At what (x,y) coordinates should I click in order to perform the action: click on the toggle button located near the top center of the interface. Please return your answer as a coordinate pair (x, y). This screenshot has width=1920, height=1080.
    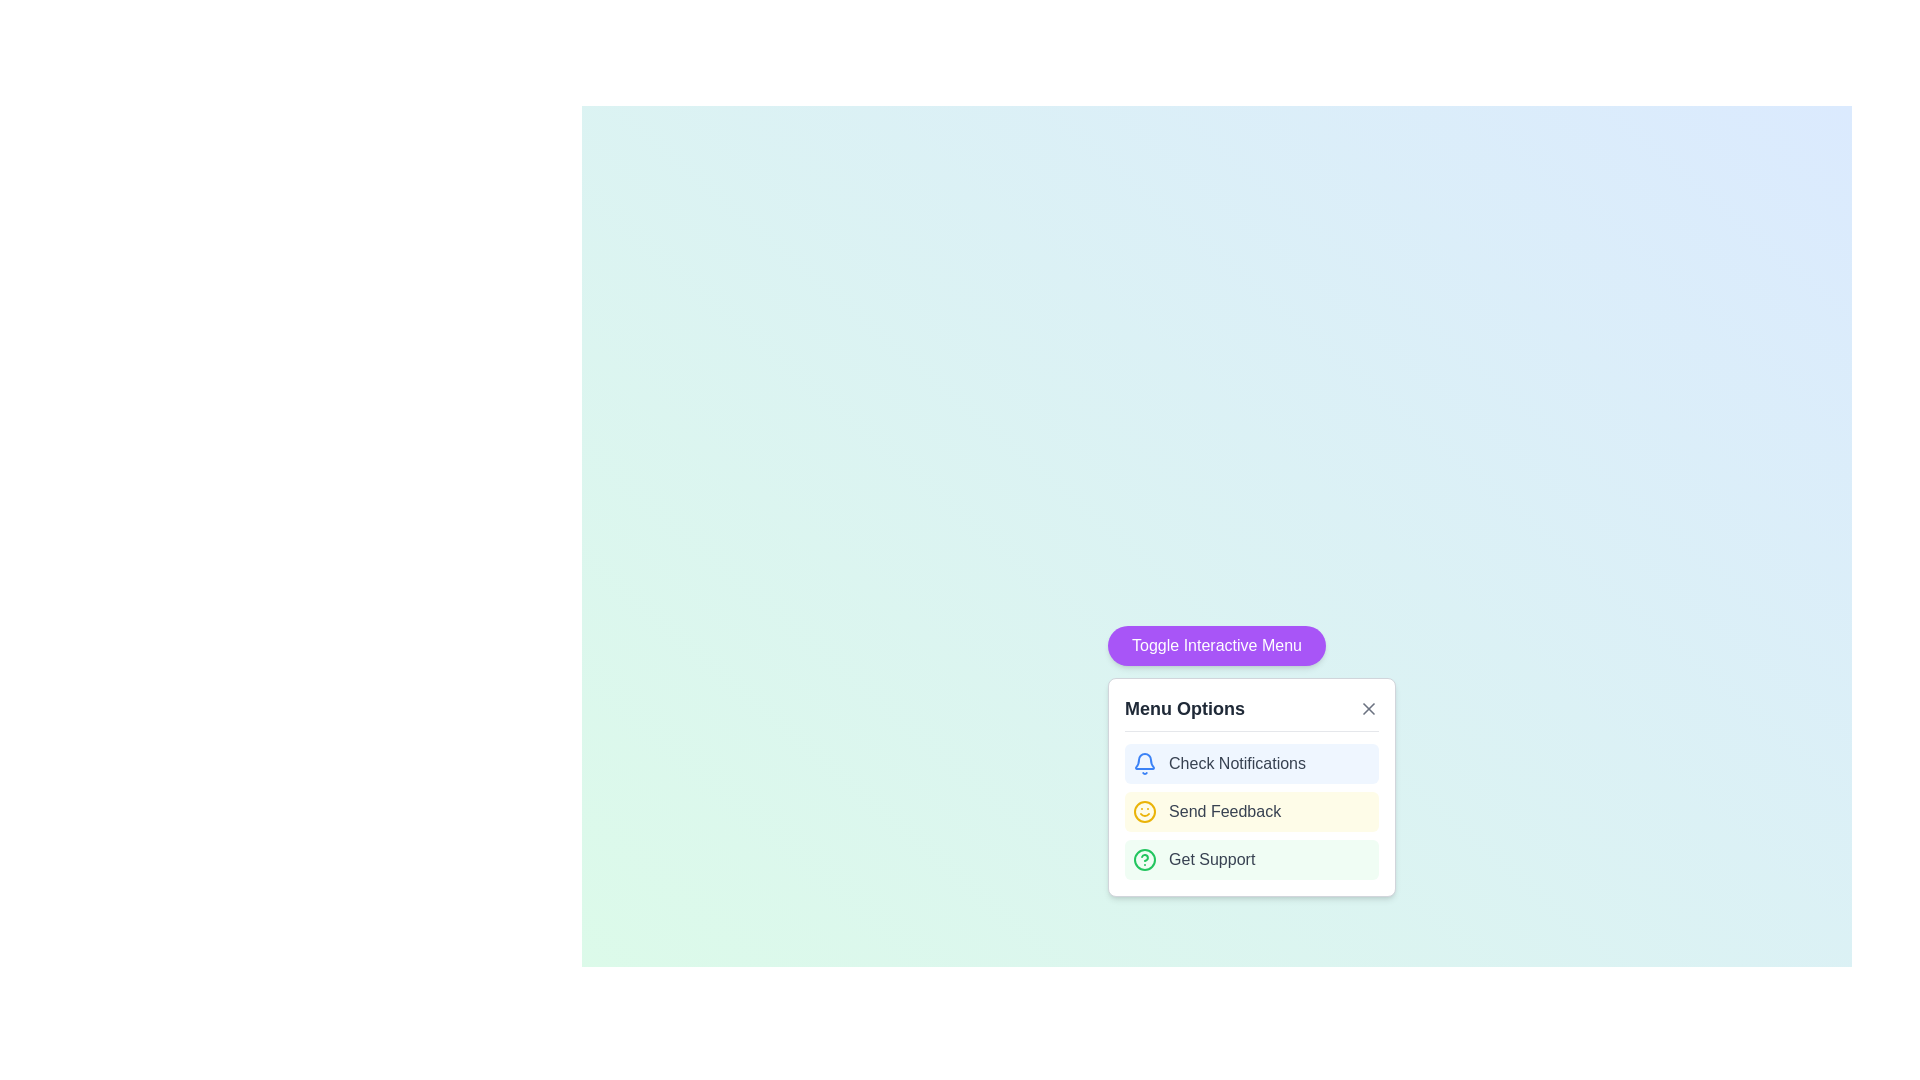
    Looking at the image, I should click on (1216, 645).